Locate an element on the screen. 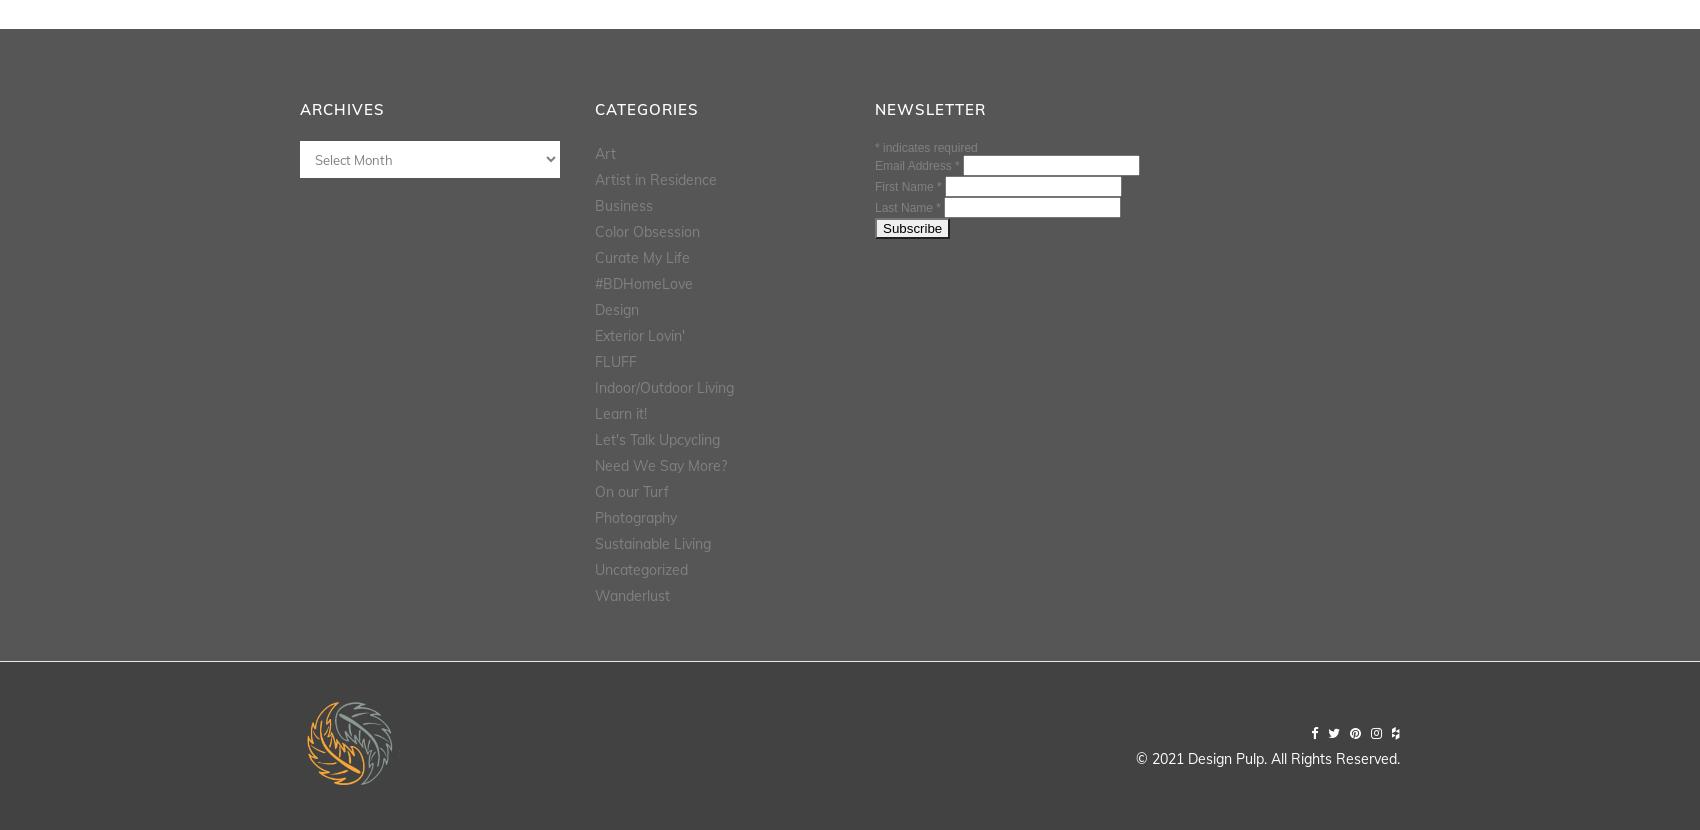  '#BDHomeLove' is located at coordinates (643, 284).